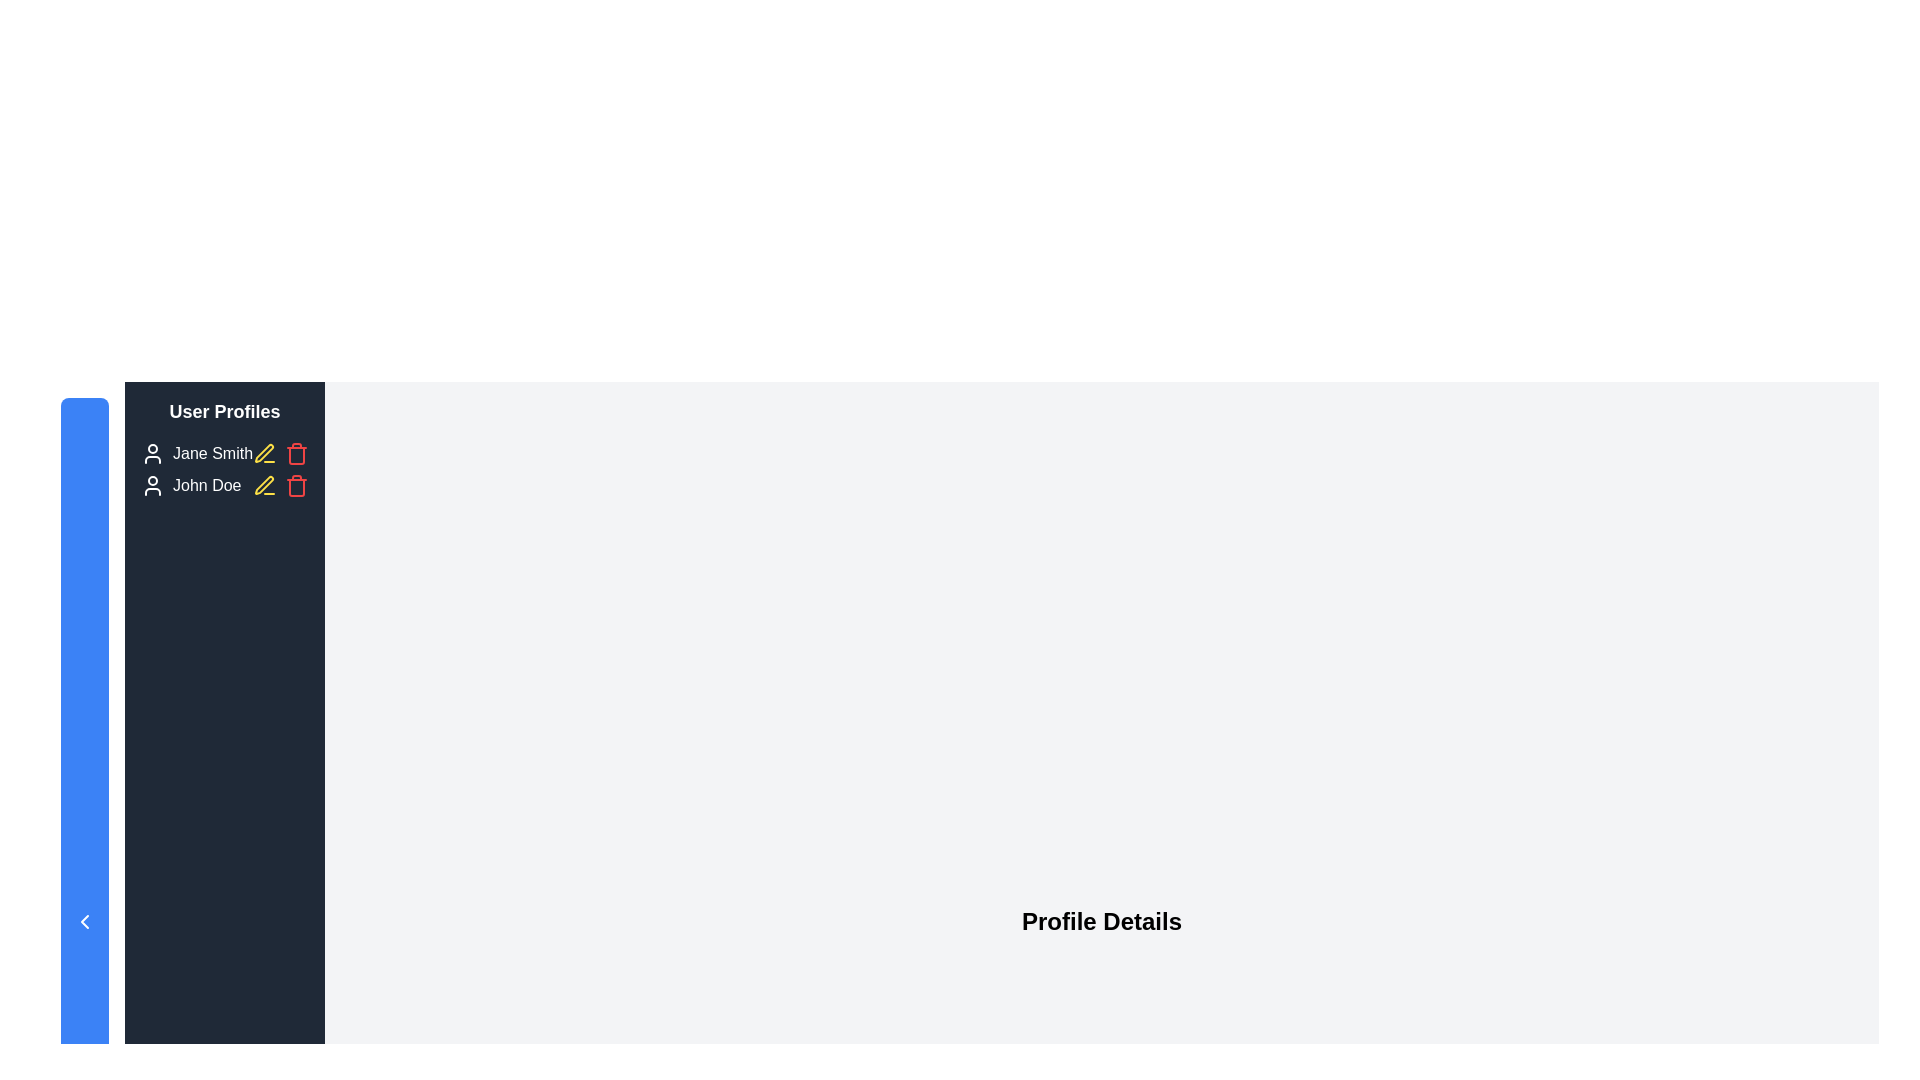 This screenshot has height=1080, width=1920. I want to click on the user profile list item for 'John Doe', which is the second row in the 'User Profiles' section of the left sidebar, so click(191, 486).